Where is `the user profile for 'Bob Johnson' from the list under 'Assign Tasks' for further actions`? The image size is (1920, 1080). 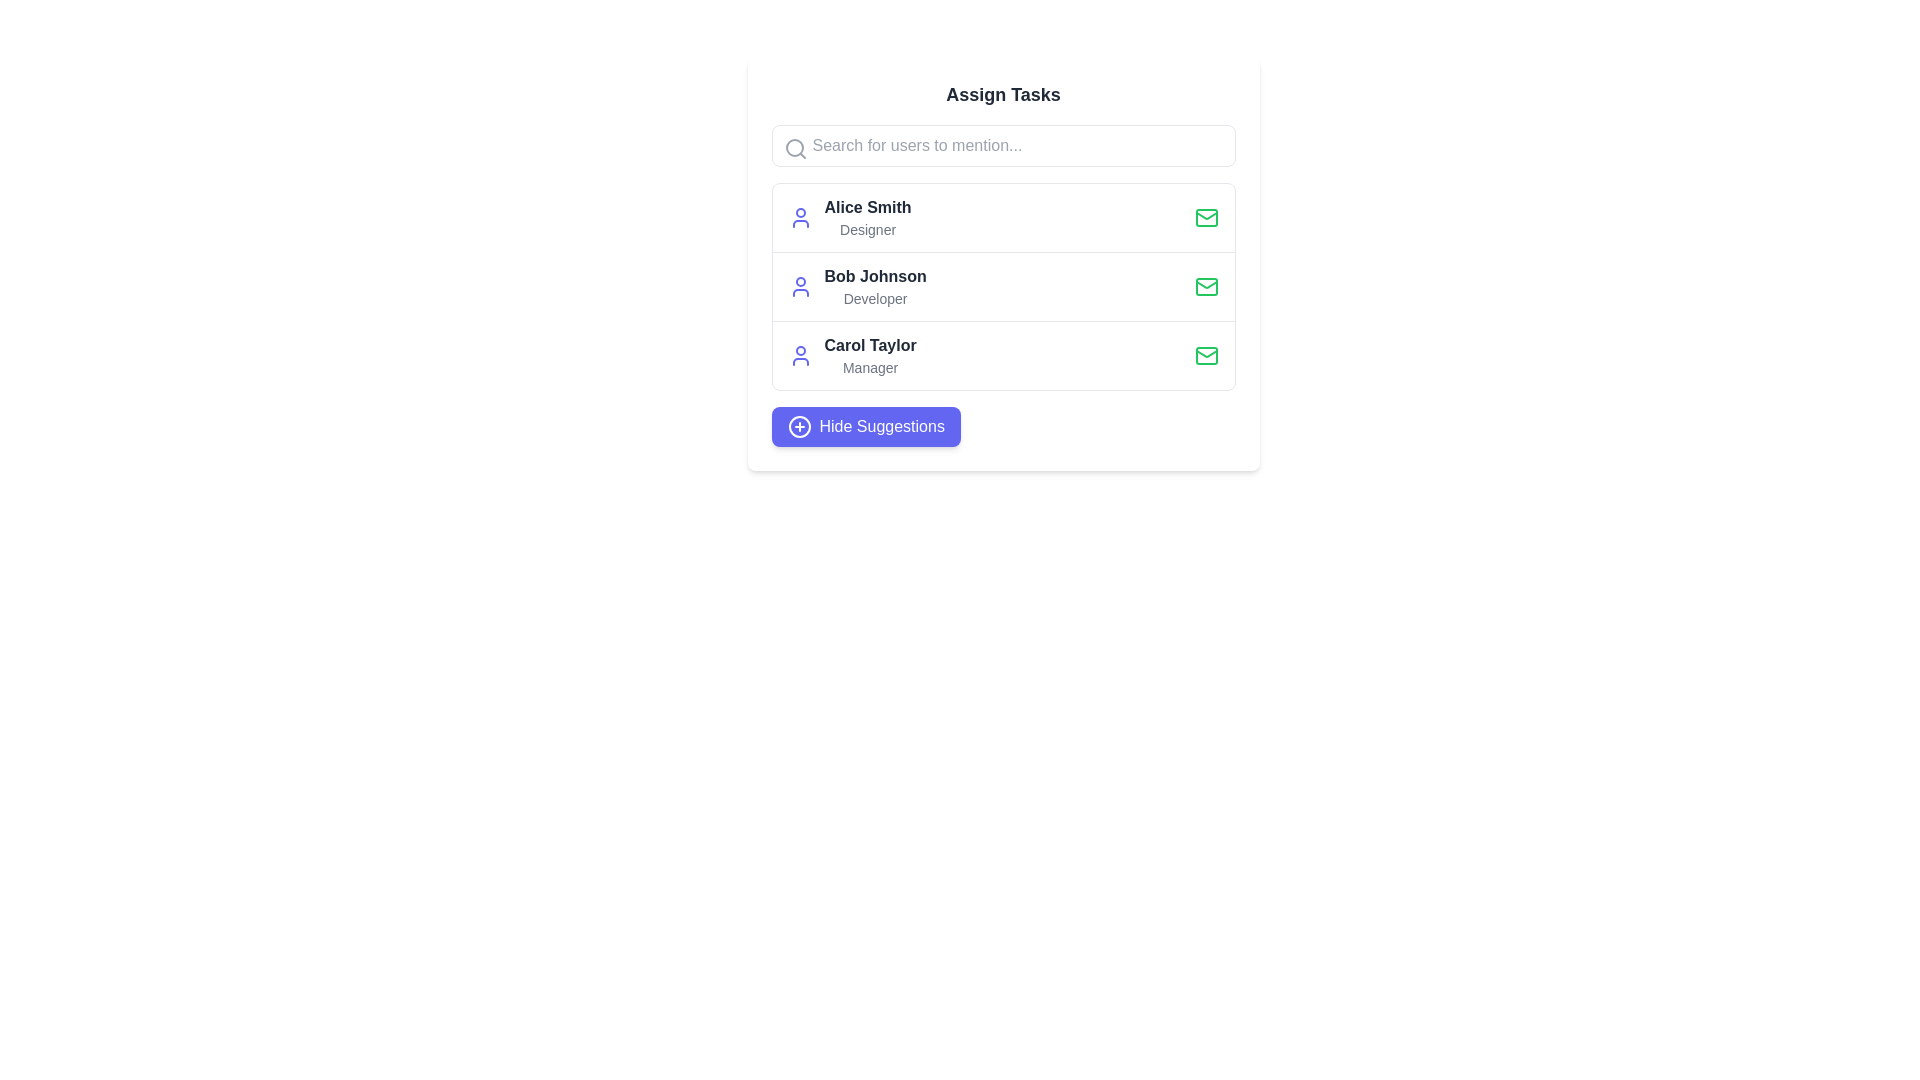
the user profile for 'Bob Johnson' from the list under 'Assign Tasks' for further actions is located at coordinates (1003, 286).